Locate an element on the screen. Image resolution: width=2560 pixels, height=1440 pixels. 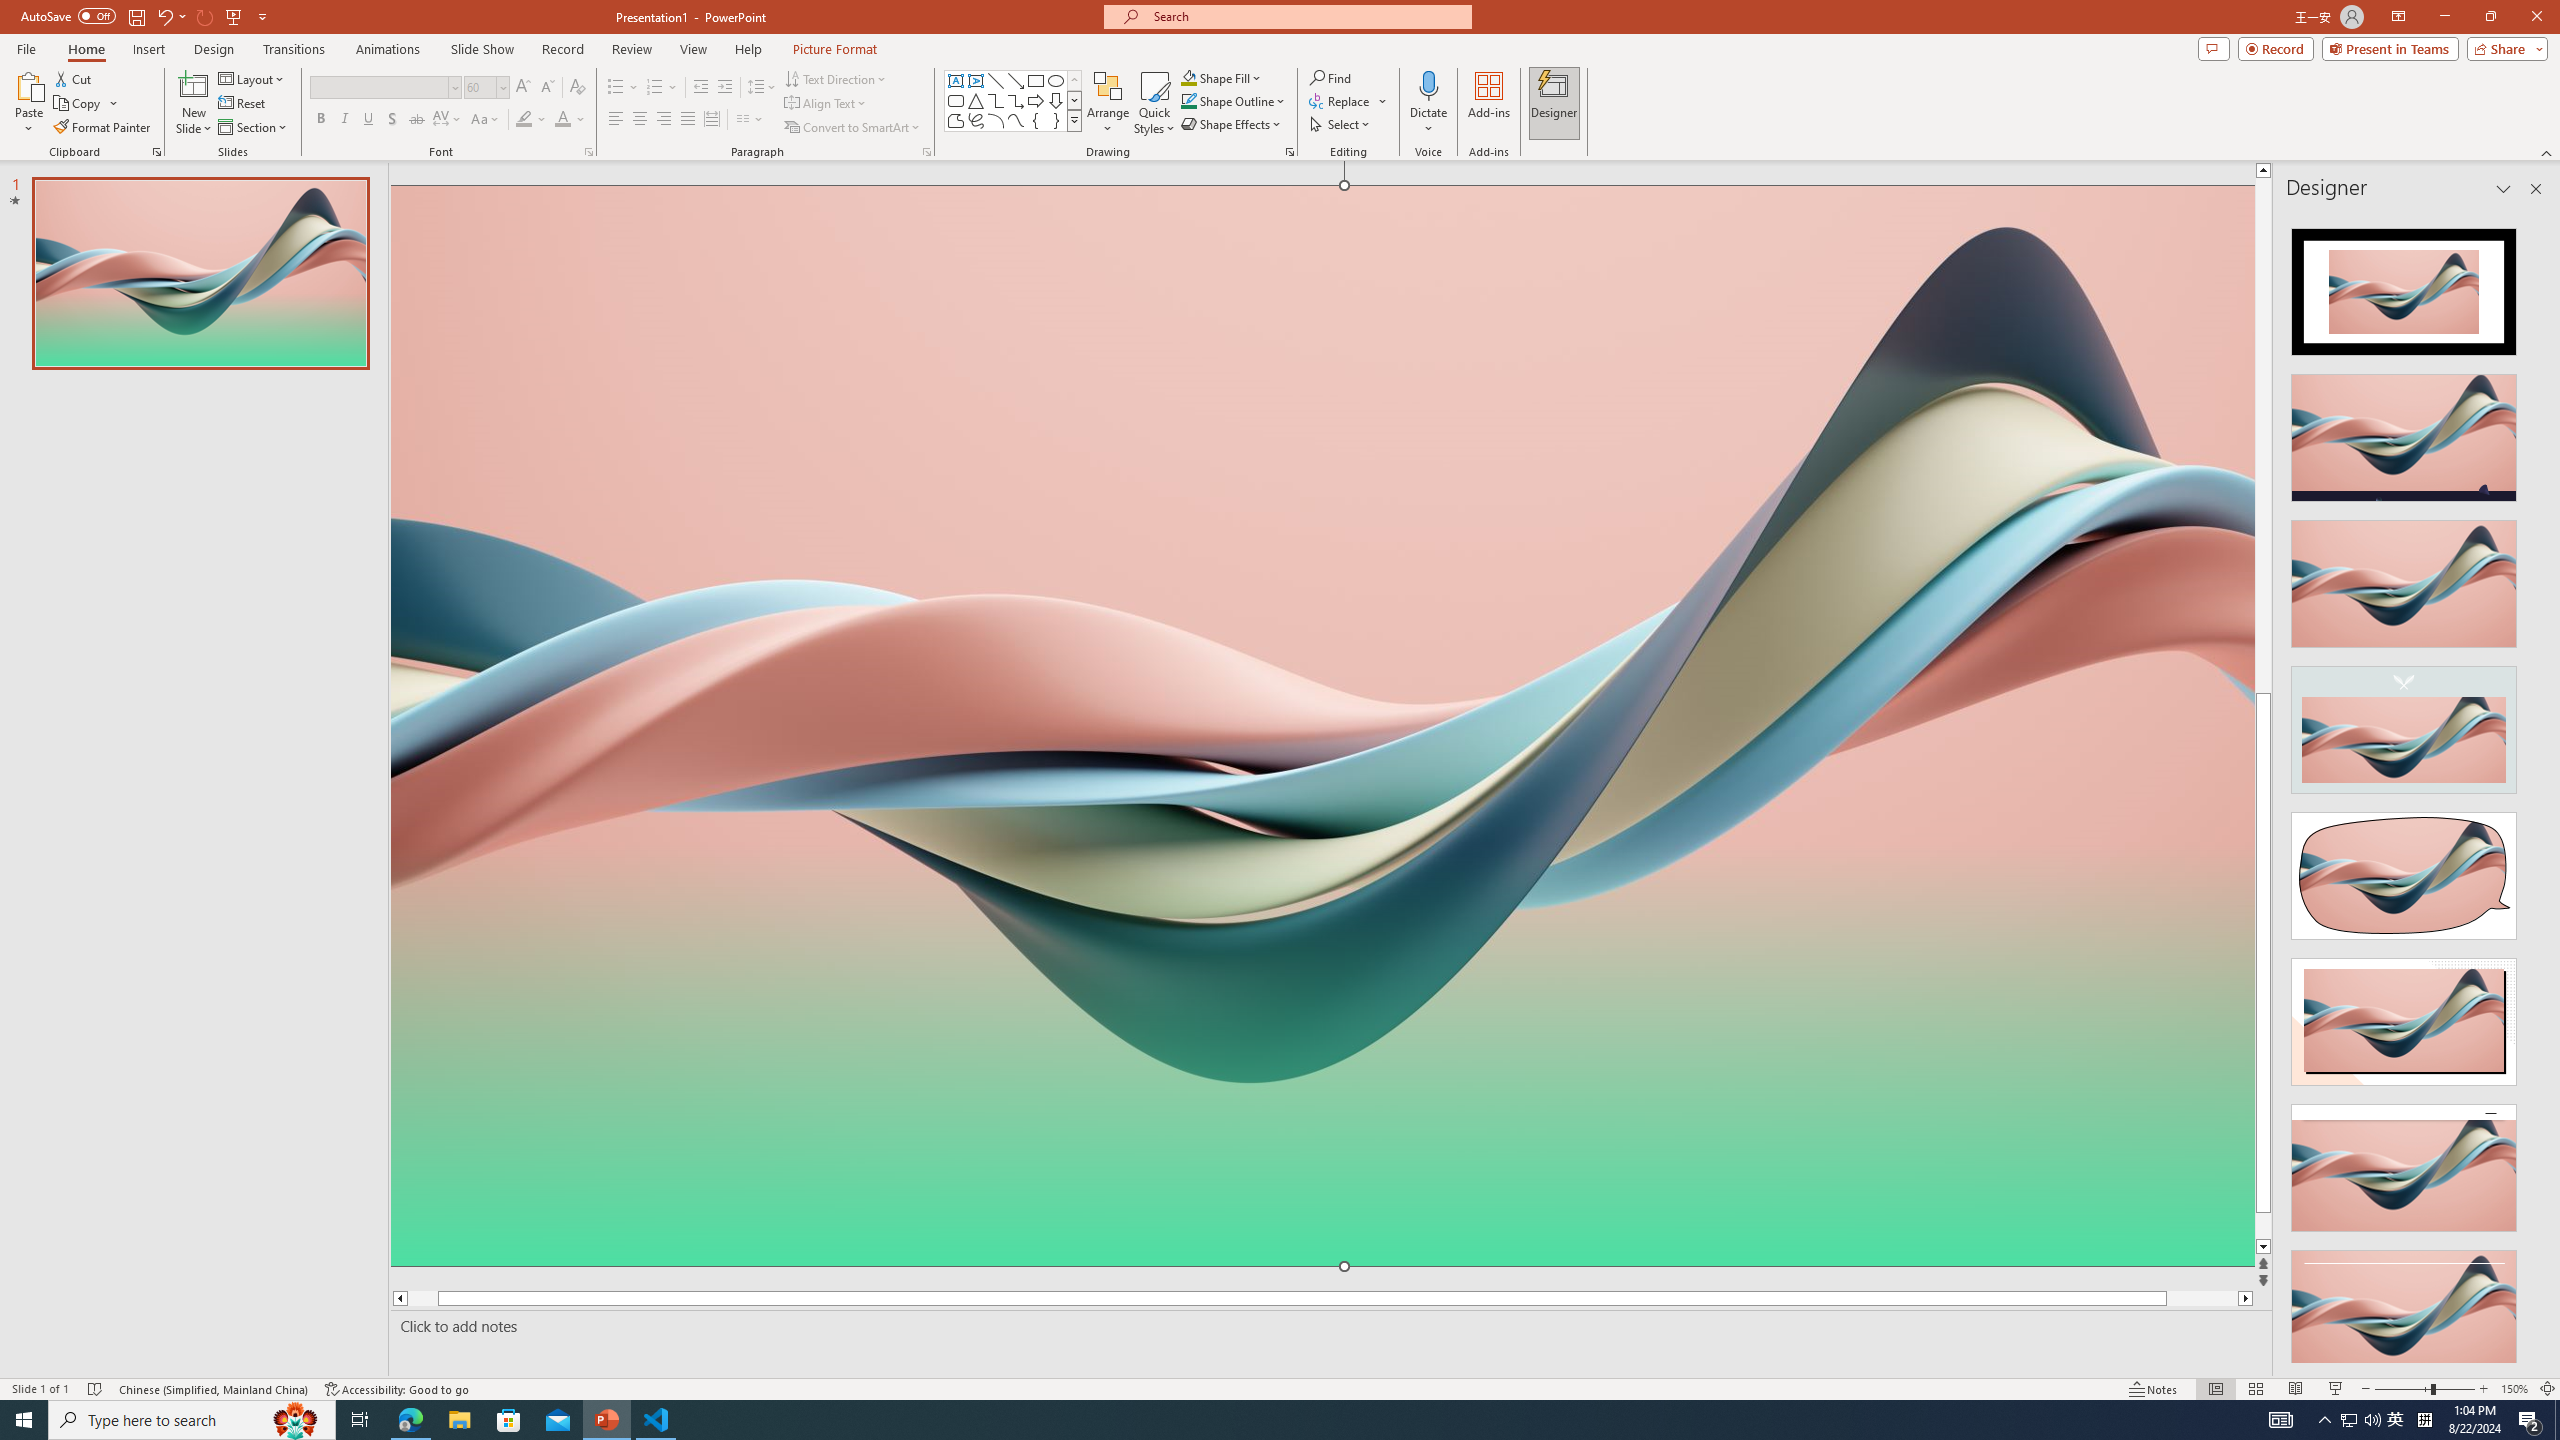
'Class: NetUIScrollBar' is located at coordinates (2533, 786).